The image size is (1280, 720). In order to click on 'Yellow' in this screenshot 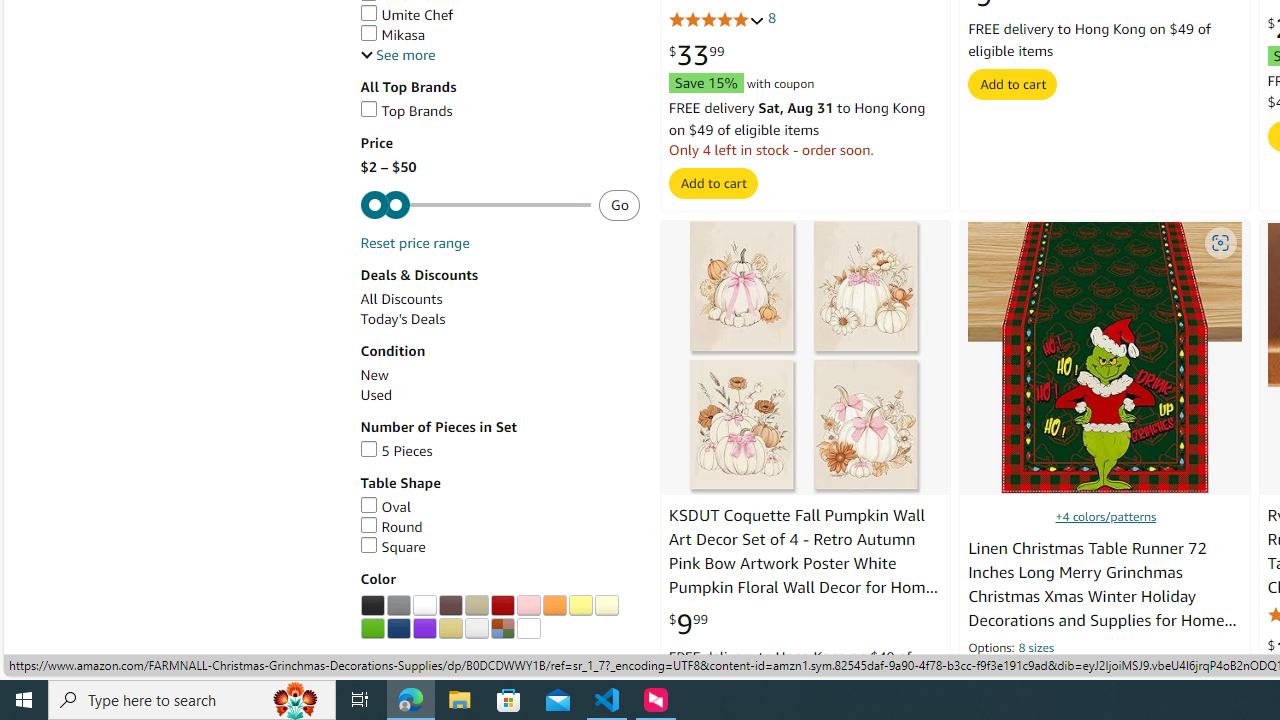, I will do `click(579, 604)`.